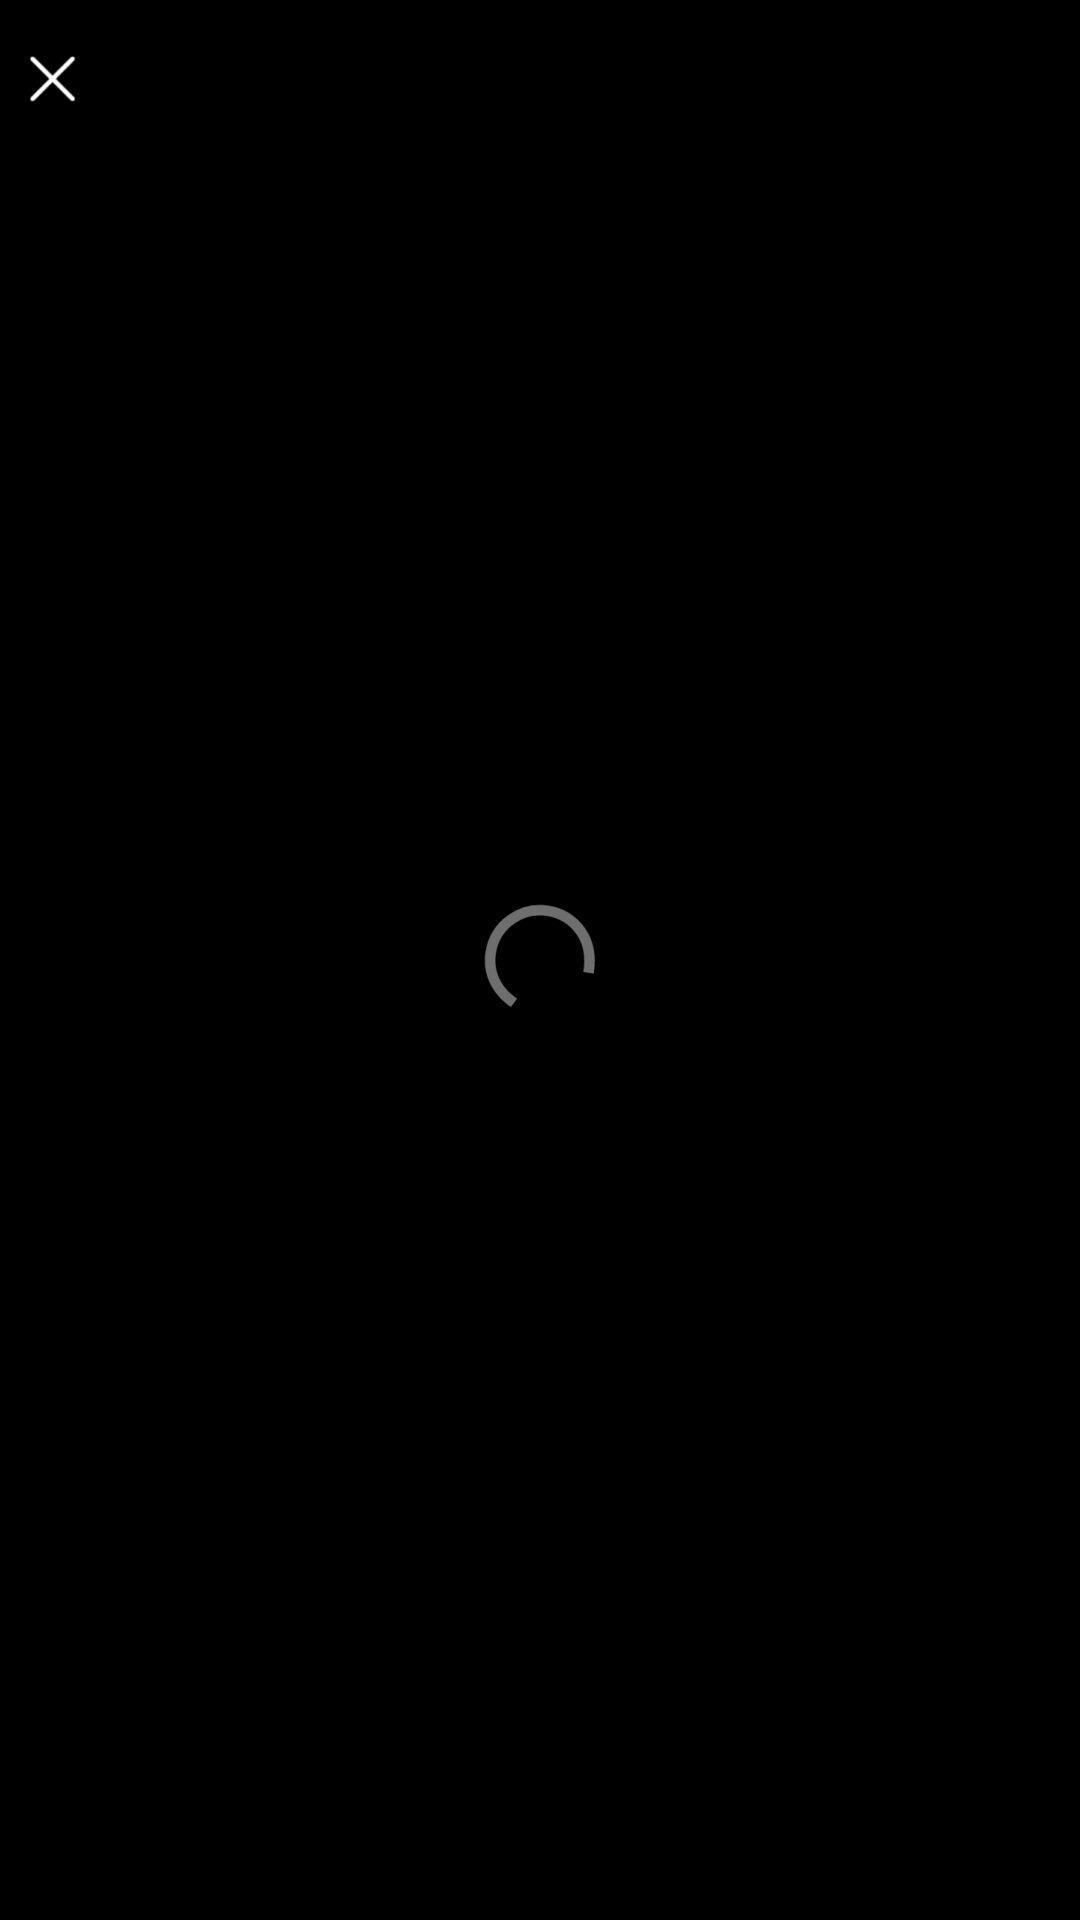 This screenshot has height=1920, width=1080. What do you see at coordinates (51, 78) in the screenshot?
I see `the close icon` at bounding box center [51, 78].